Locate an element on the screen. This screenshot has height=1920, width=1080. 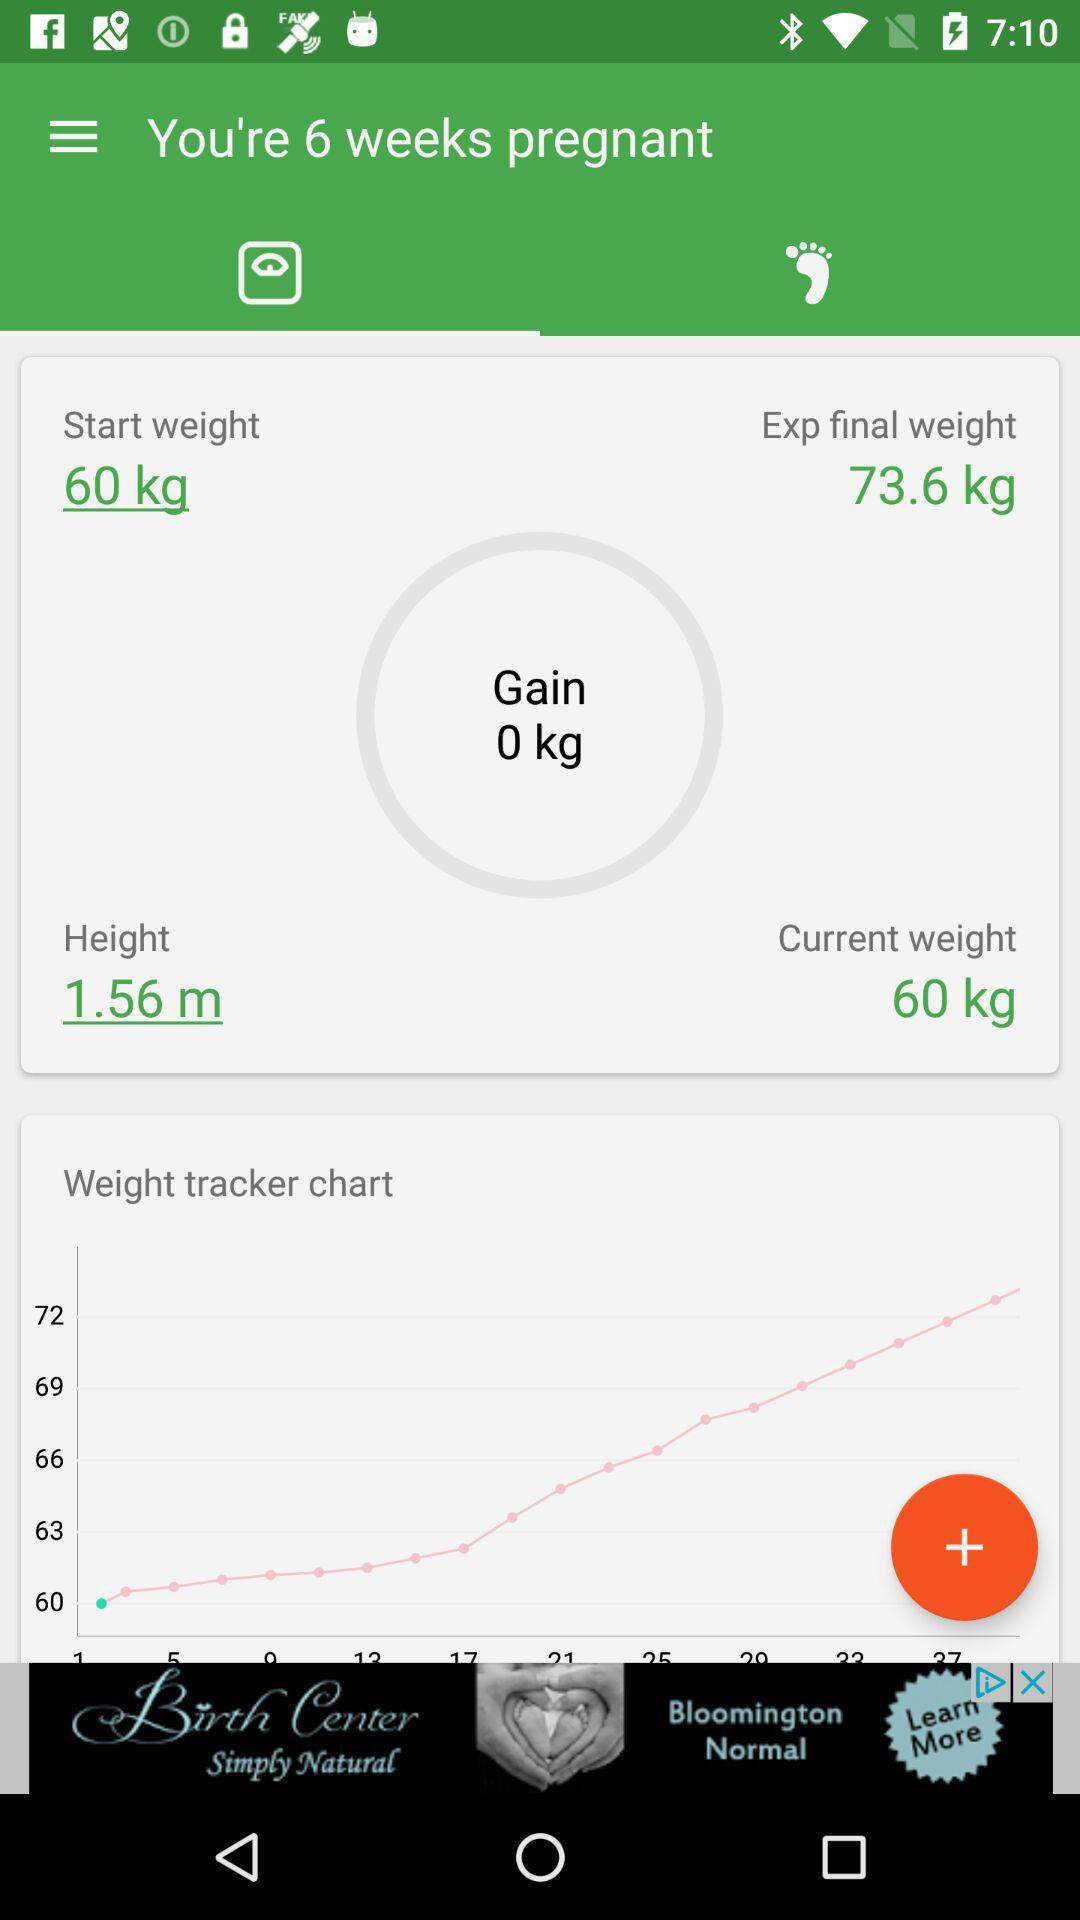
icon is located at coordinates (963, 1546).